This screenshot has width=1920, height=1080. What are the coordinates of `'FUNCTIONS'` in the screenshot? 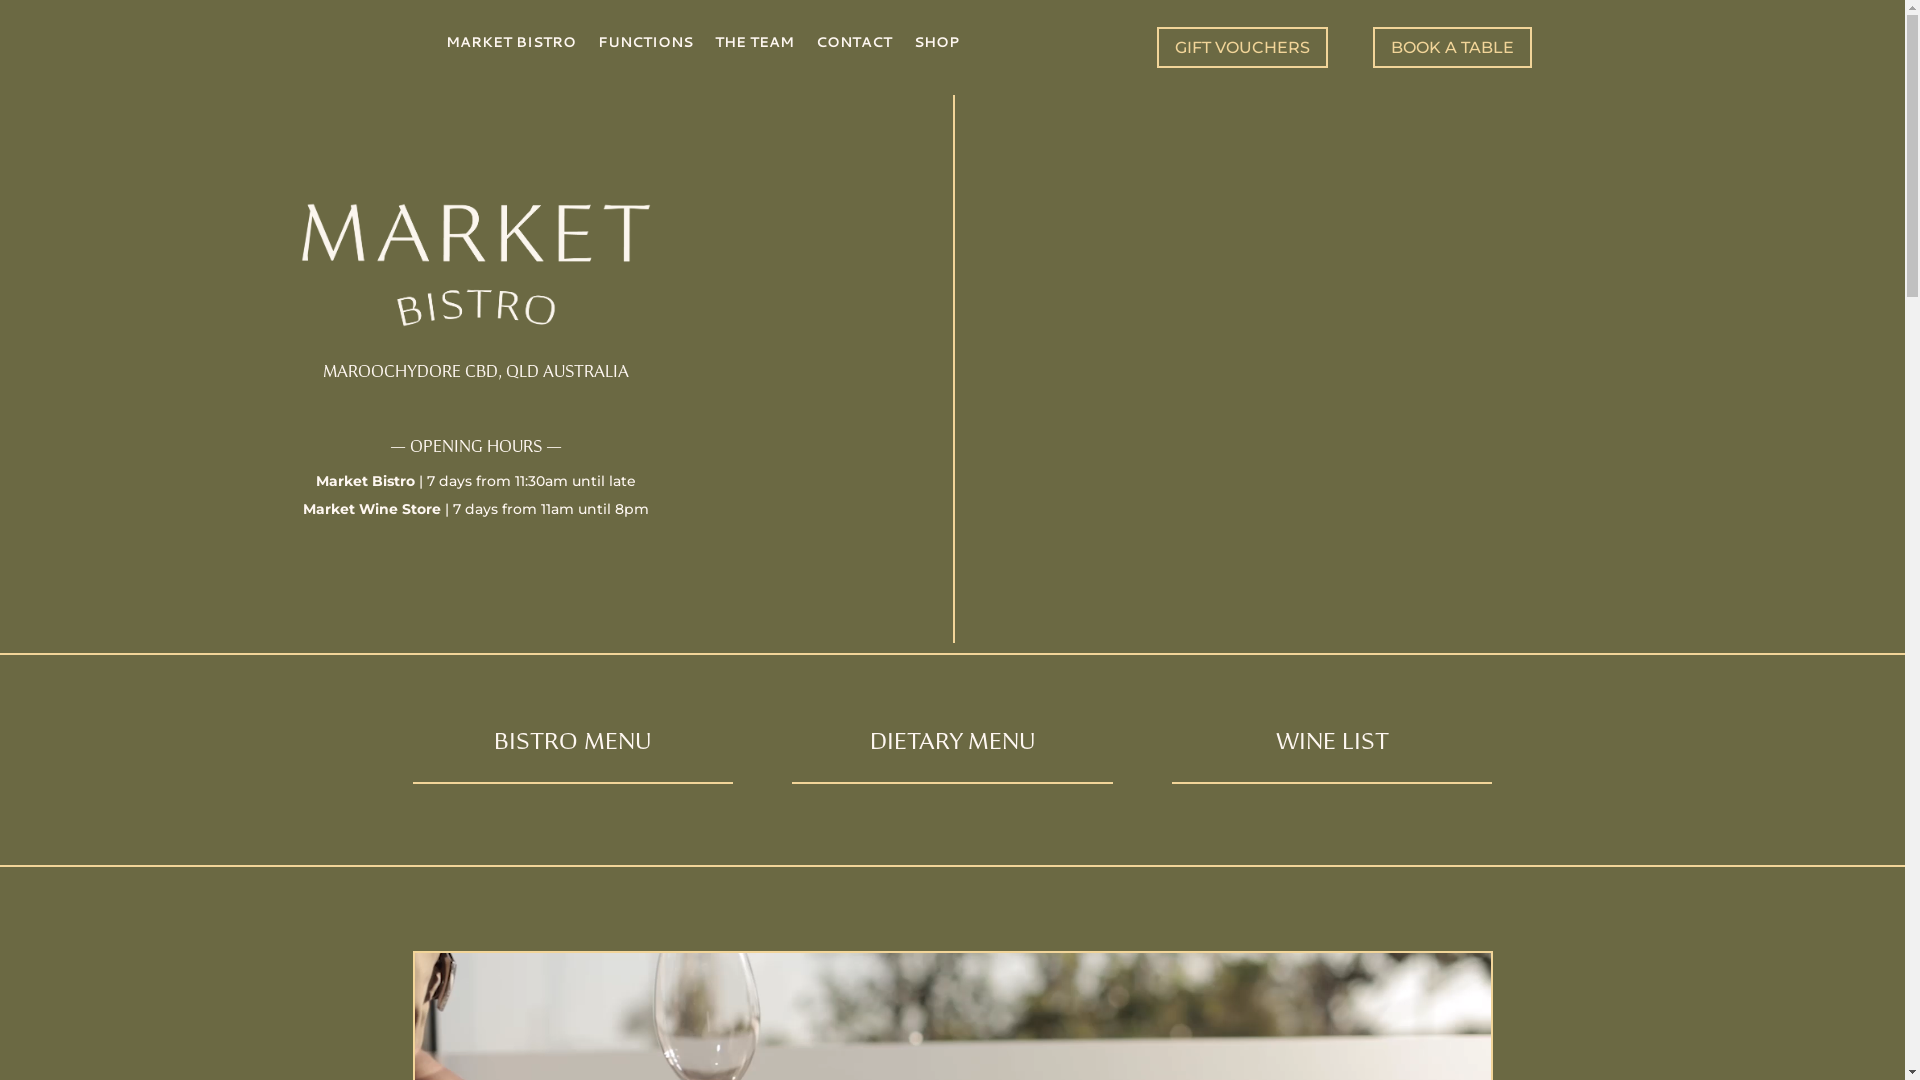 It's located at (645, 45).